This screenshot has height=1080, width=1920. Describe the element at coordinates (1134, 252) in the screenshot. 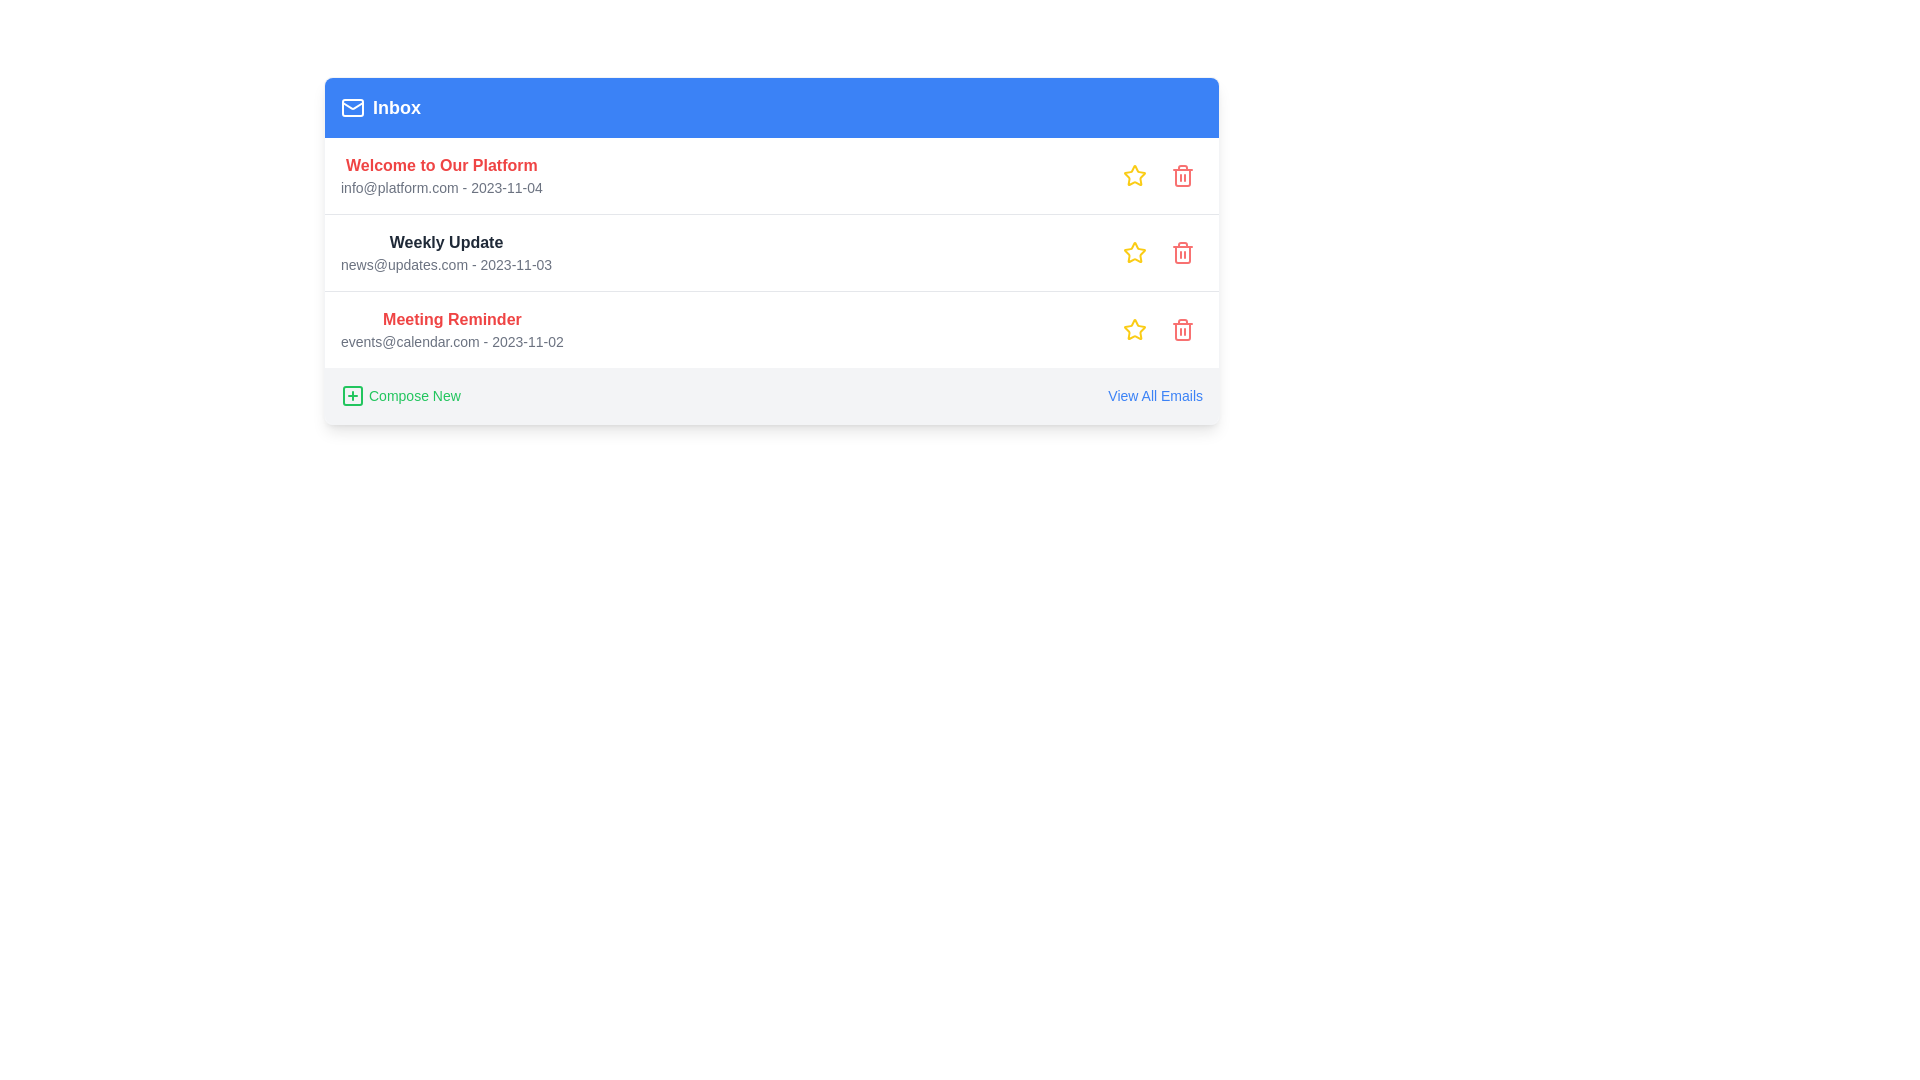

I see `the second yellow star icon button` at that location.